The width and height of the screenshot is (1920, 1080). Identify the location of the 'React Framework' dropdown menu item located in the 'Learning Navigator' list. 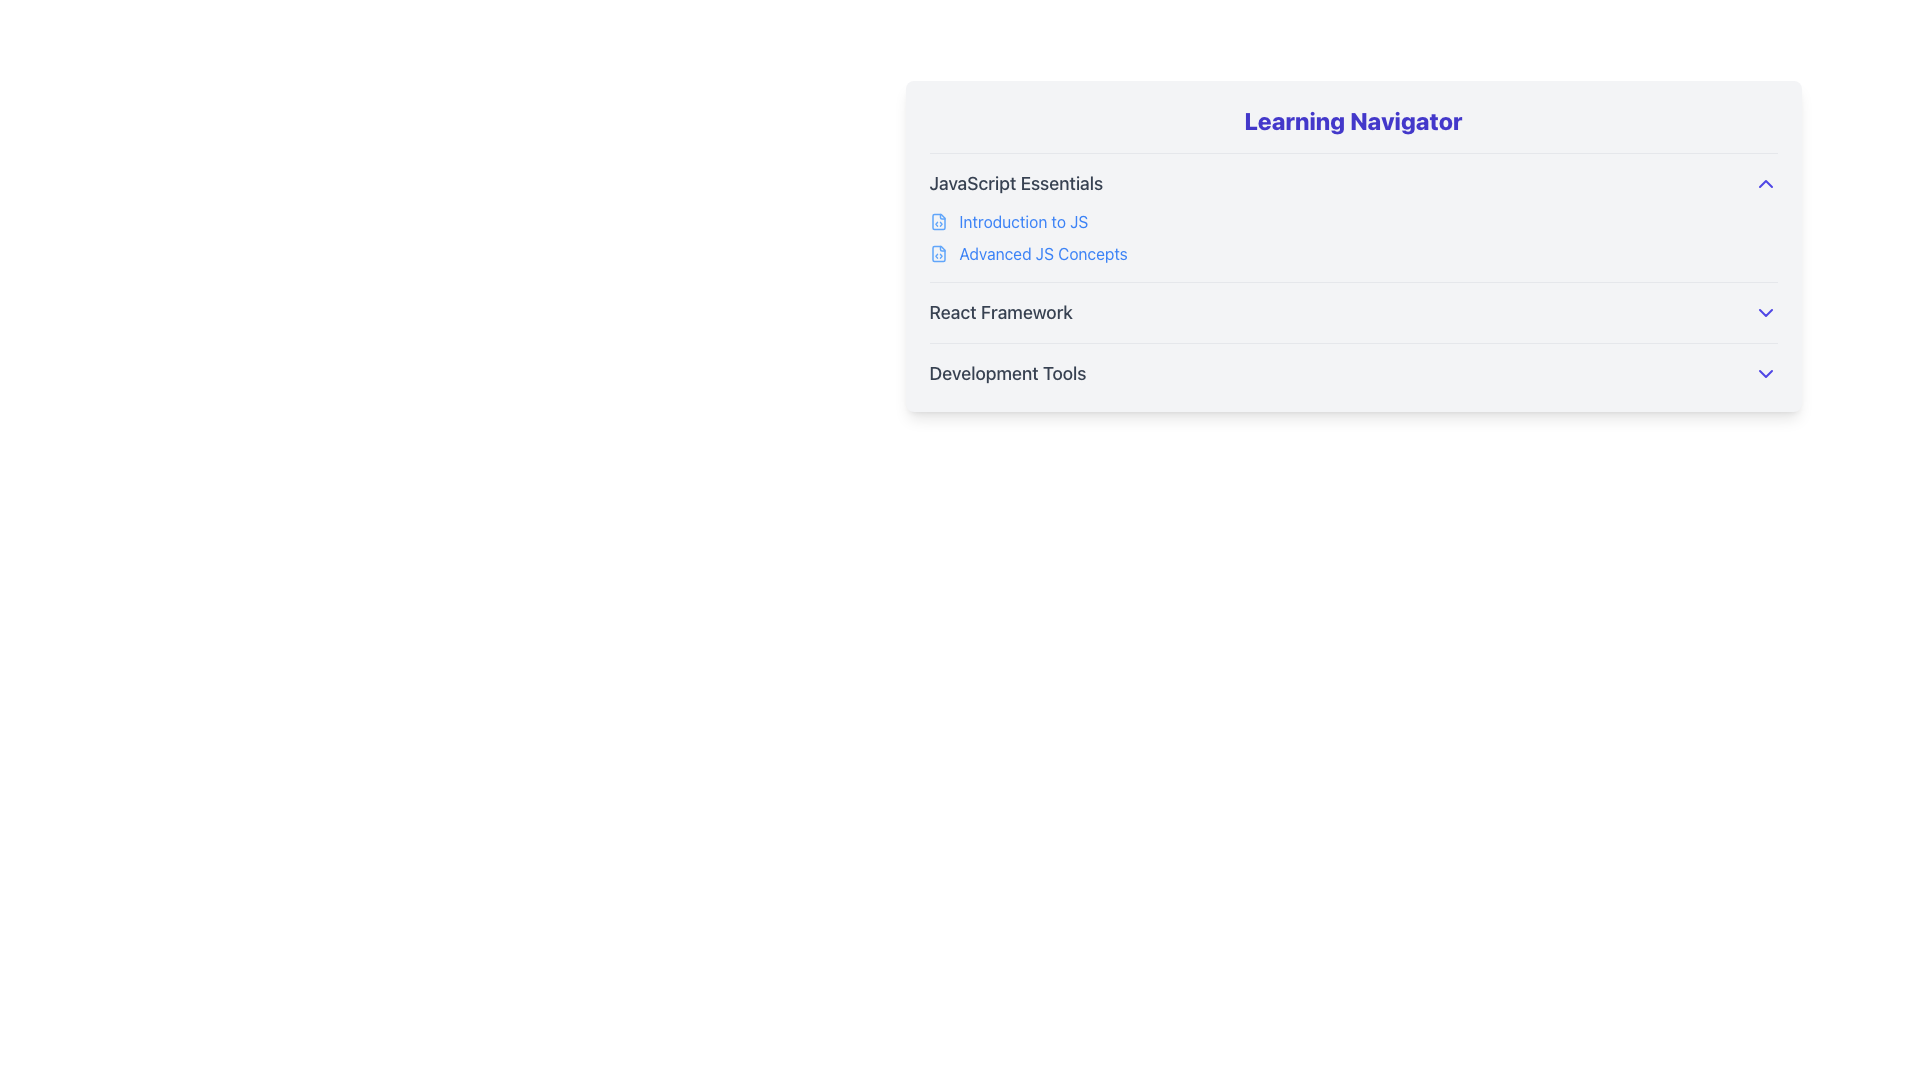
(1353, 304).